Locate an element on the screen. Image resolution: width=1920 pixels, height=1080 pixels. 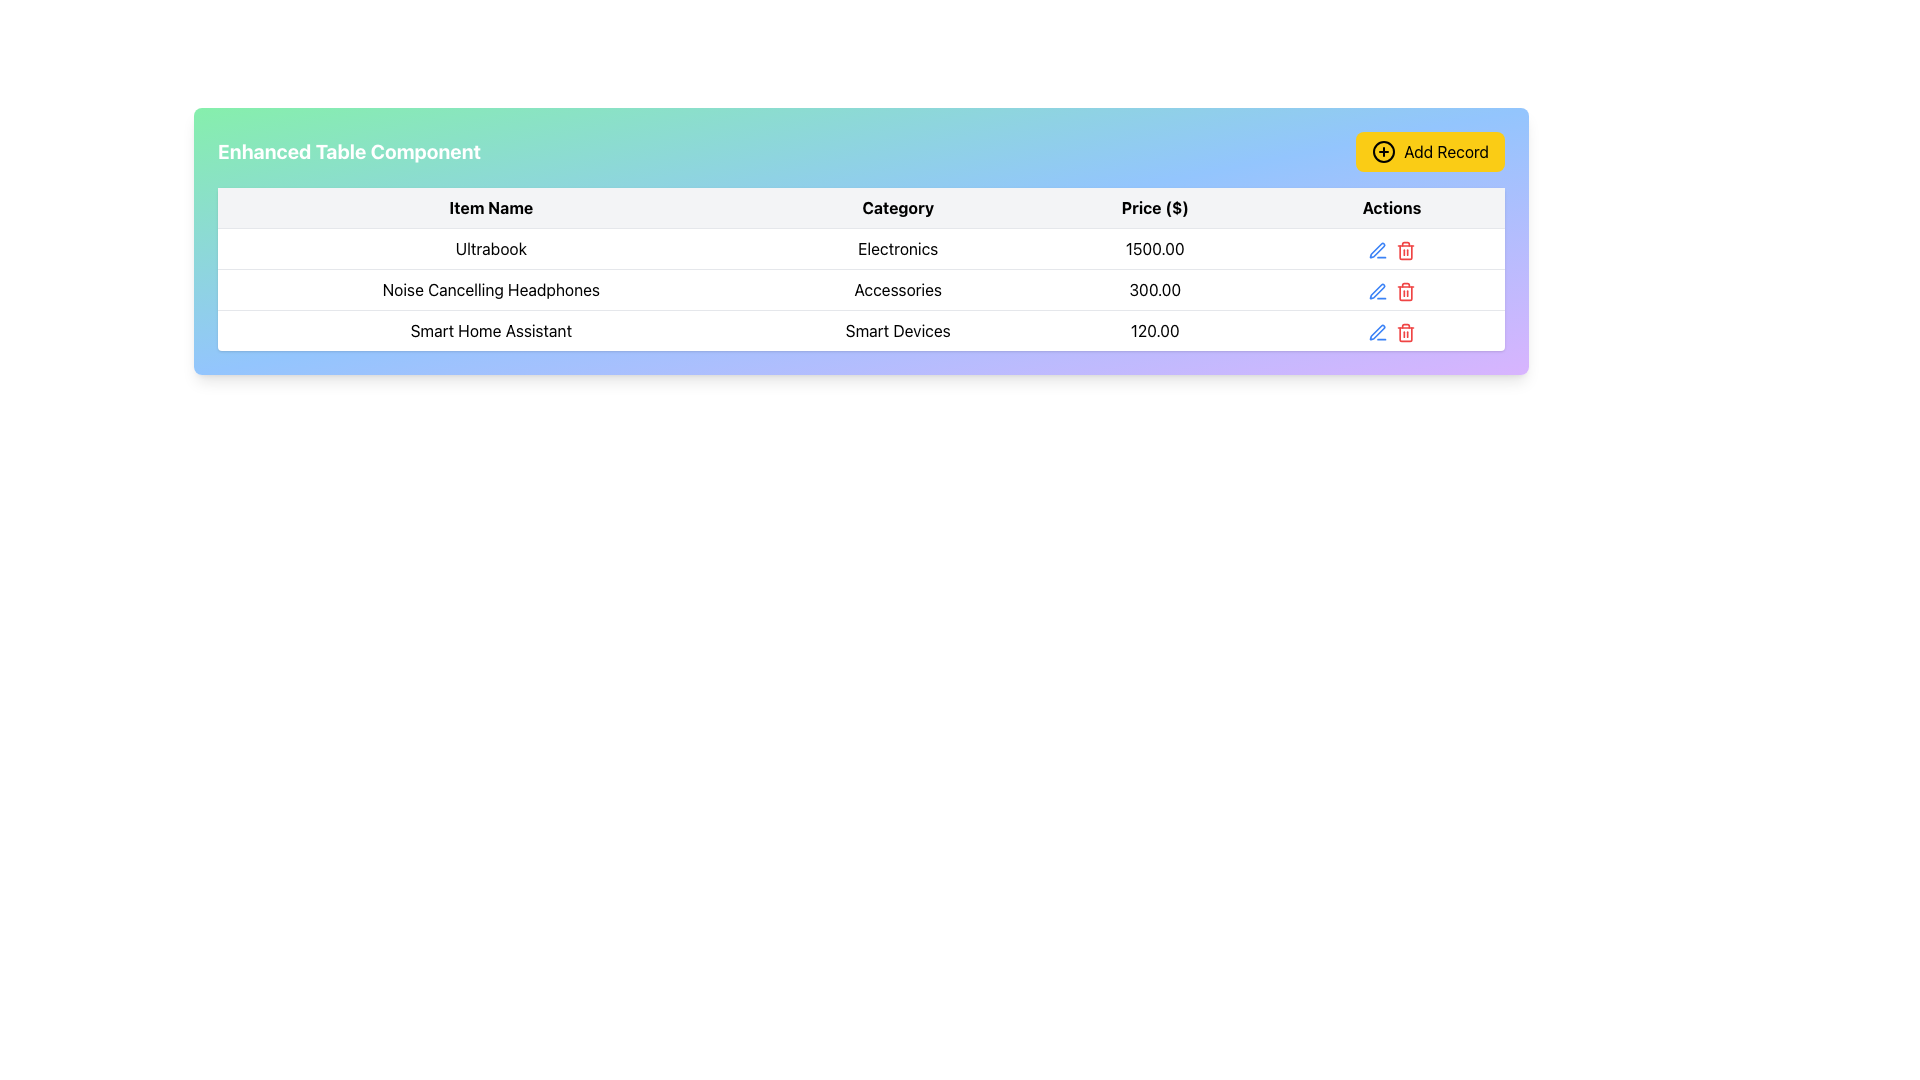
the table cell containing the text 'Smart Devices', which is centrally aligned in the second column of the third row under the 'Category' header is located at coordinates (897, 329).